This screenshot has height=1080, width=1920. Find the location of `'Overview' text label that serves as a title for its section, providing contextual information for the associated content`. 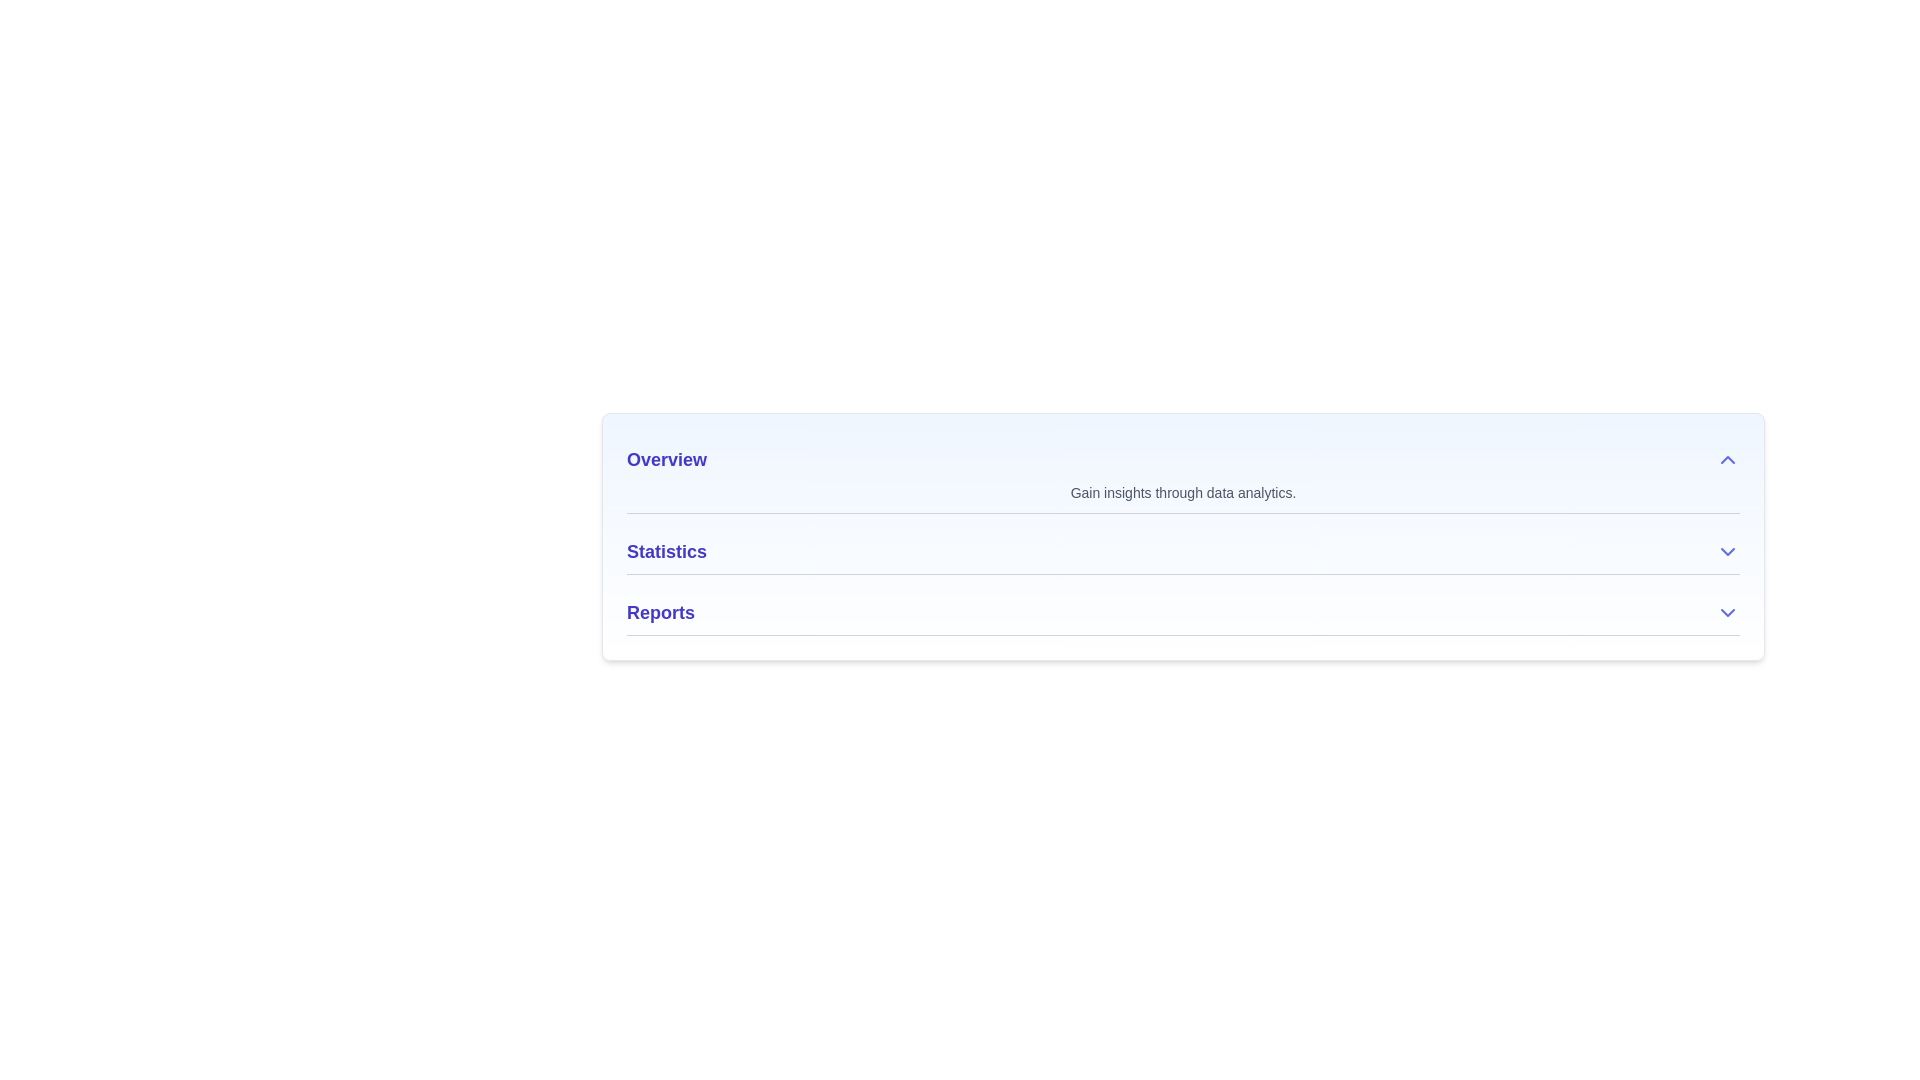

'Overview' text label that serves as a title for its section, providing contextual information for the associated content is located at coordinates (667, 459).